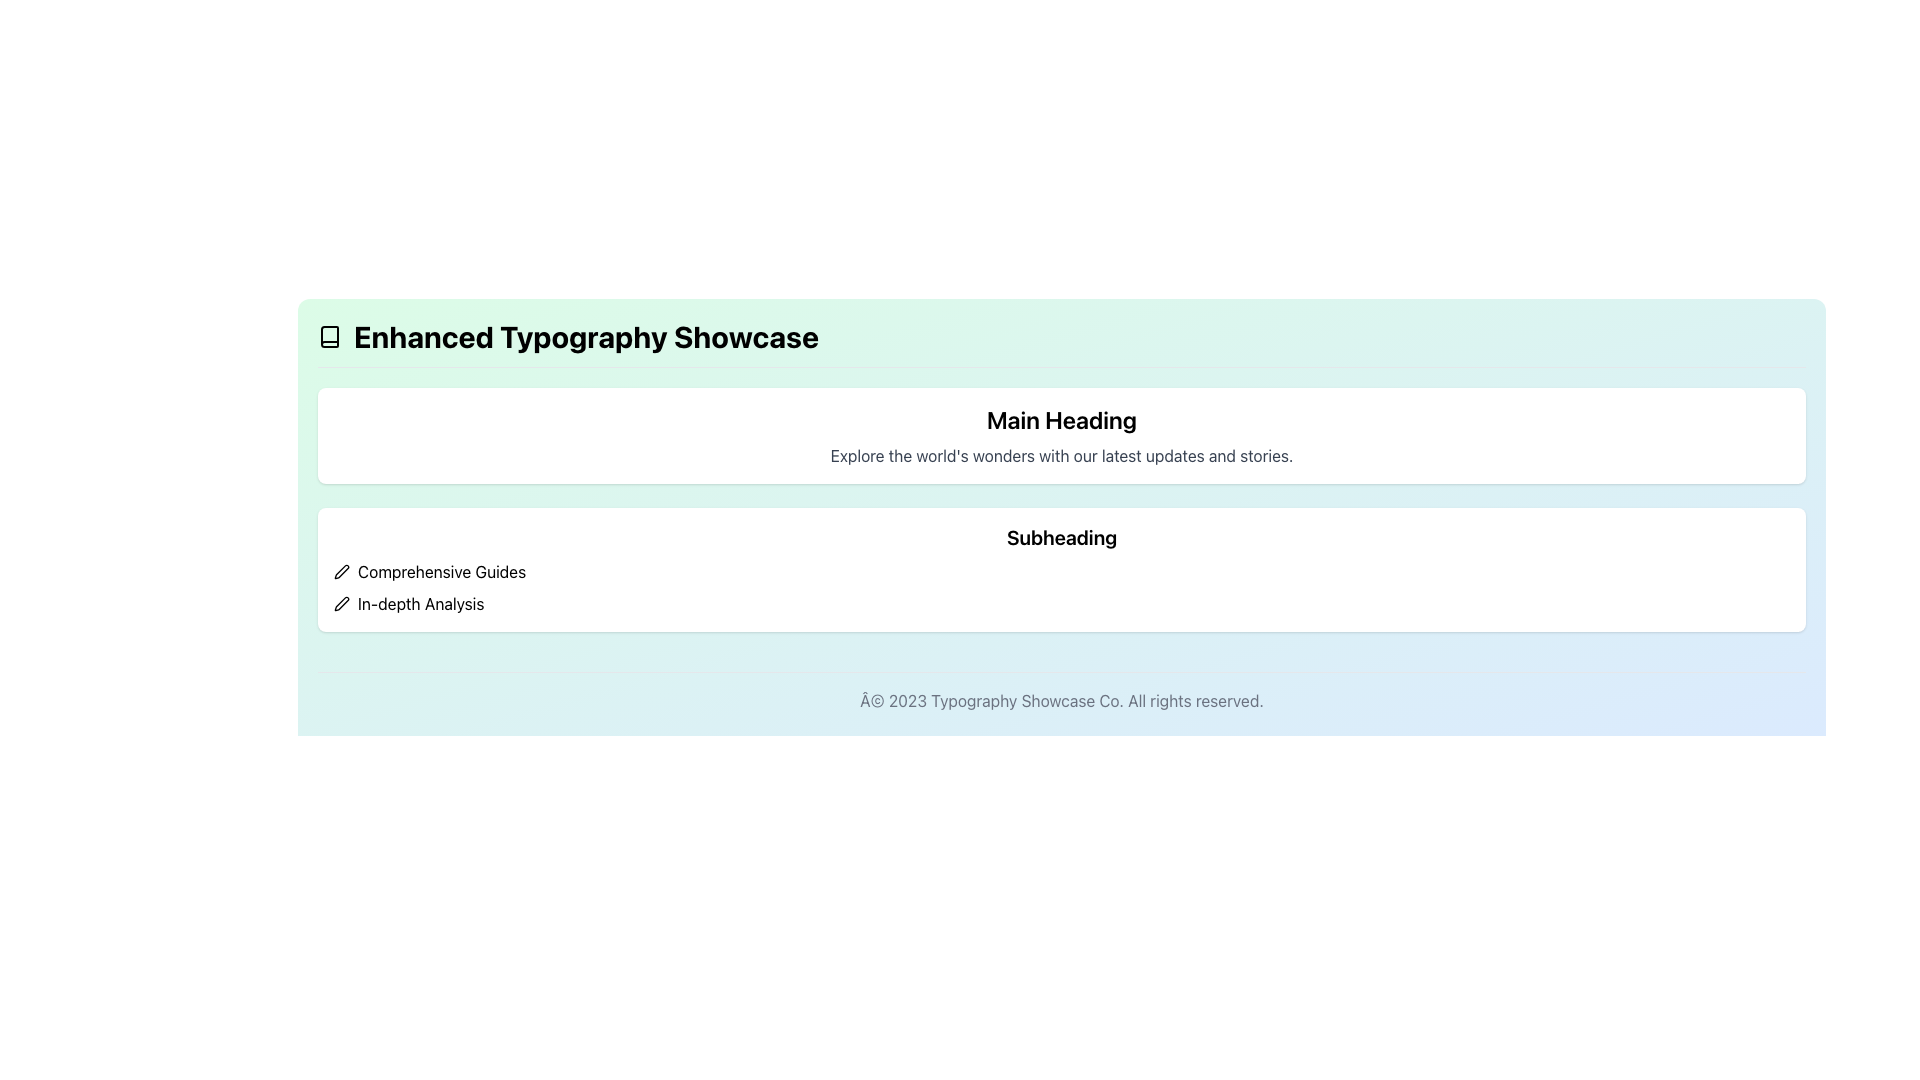  I want to click on the edit icon located to the left of the 'Comprehensive Guides' text to initiate an edit action, so click(341, 571).